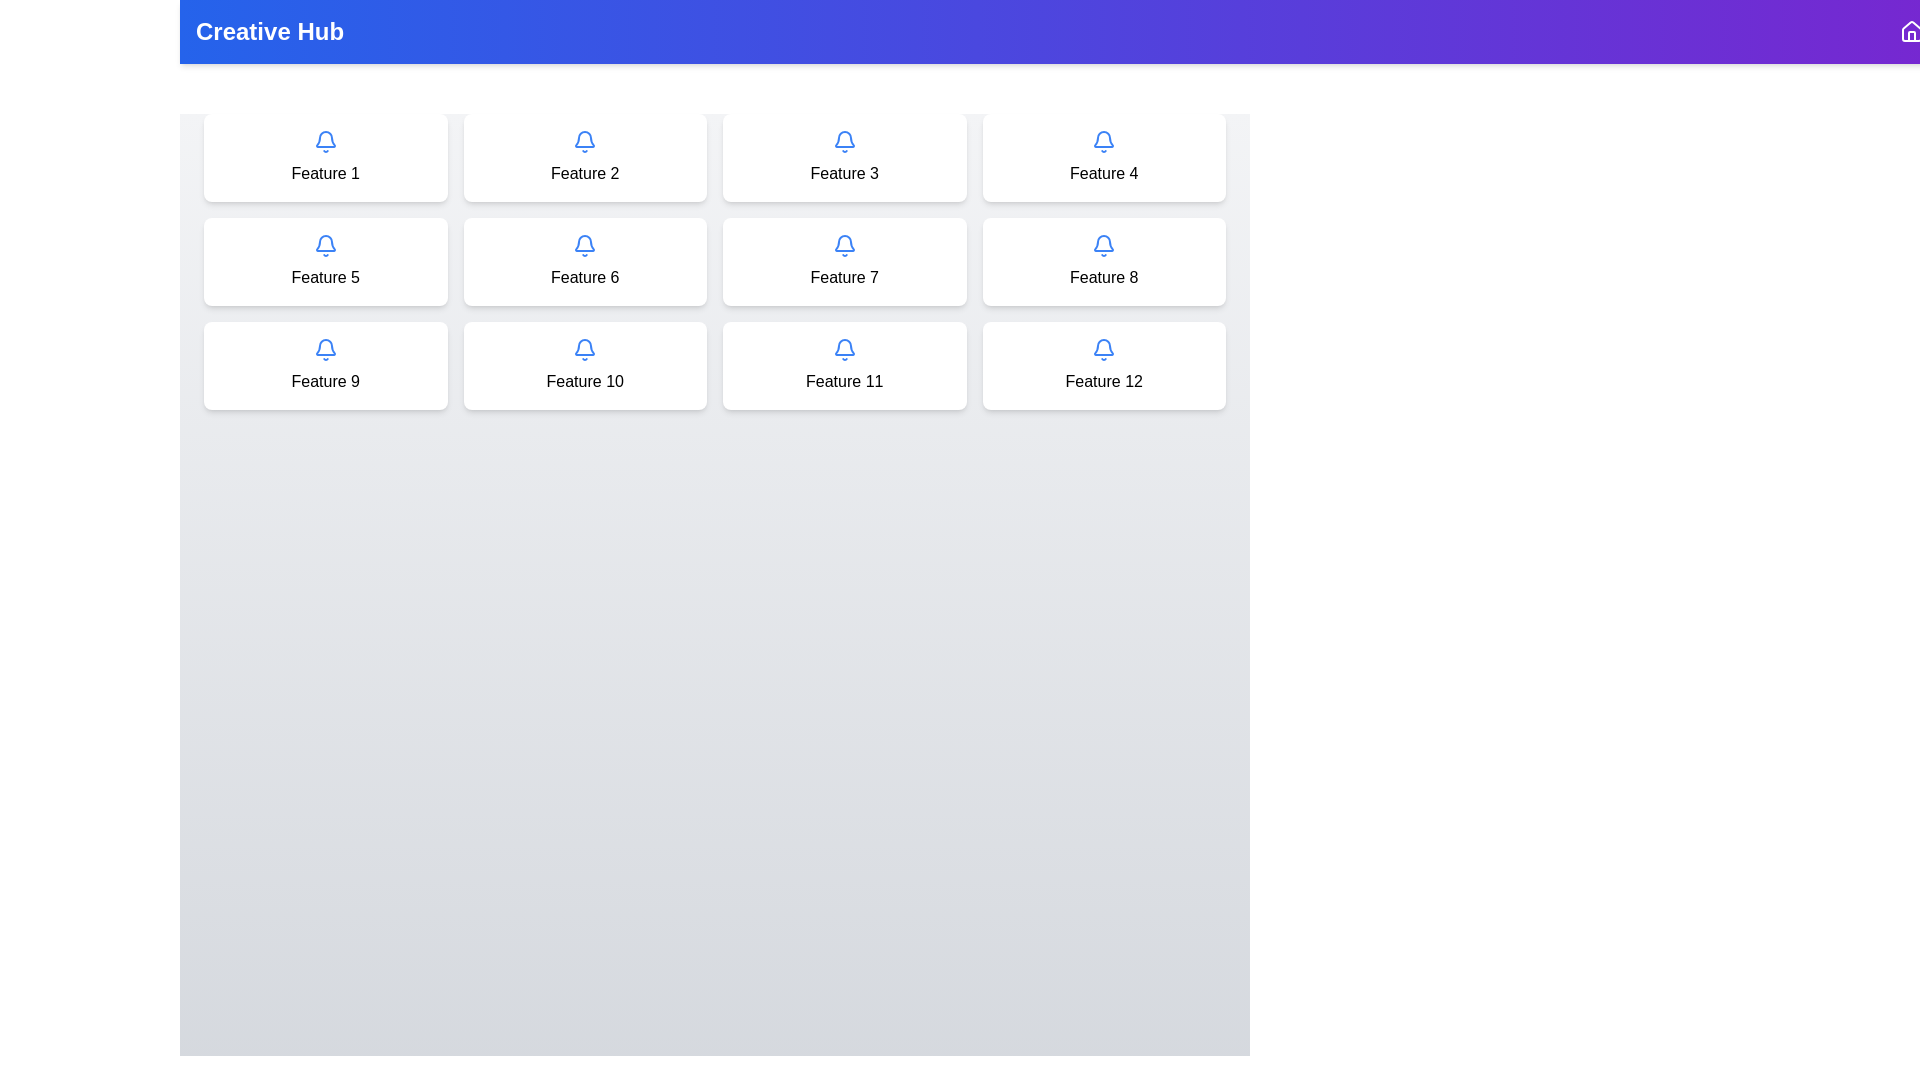 The image size is (1920, 1080). What do you see at coordinates (1910, 31) in the screenshot?
I see `the navigation icon corresponding to Home` at bounding box center [1910, 31].